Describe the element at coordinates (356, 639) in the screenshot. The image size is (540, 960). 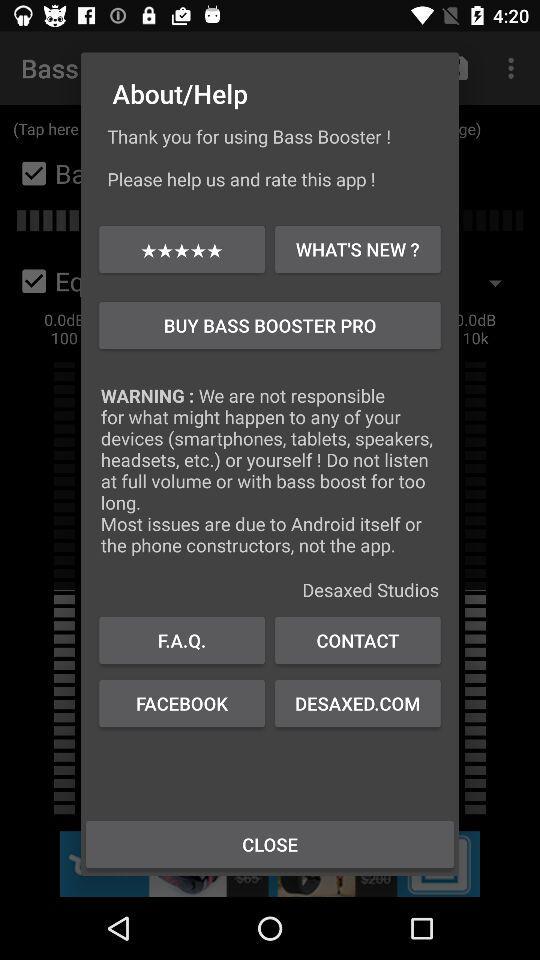
I see `contact item` at that location.